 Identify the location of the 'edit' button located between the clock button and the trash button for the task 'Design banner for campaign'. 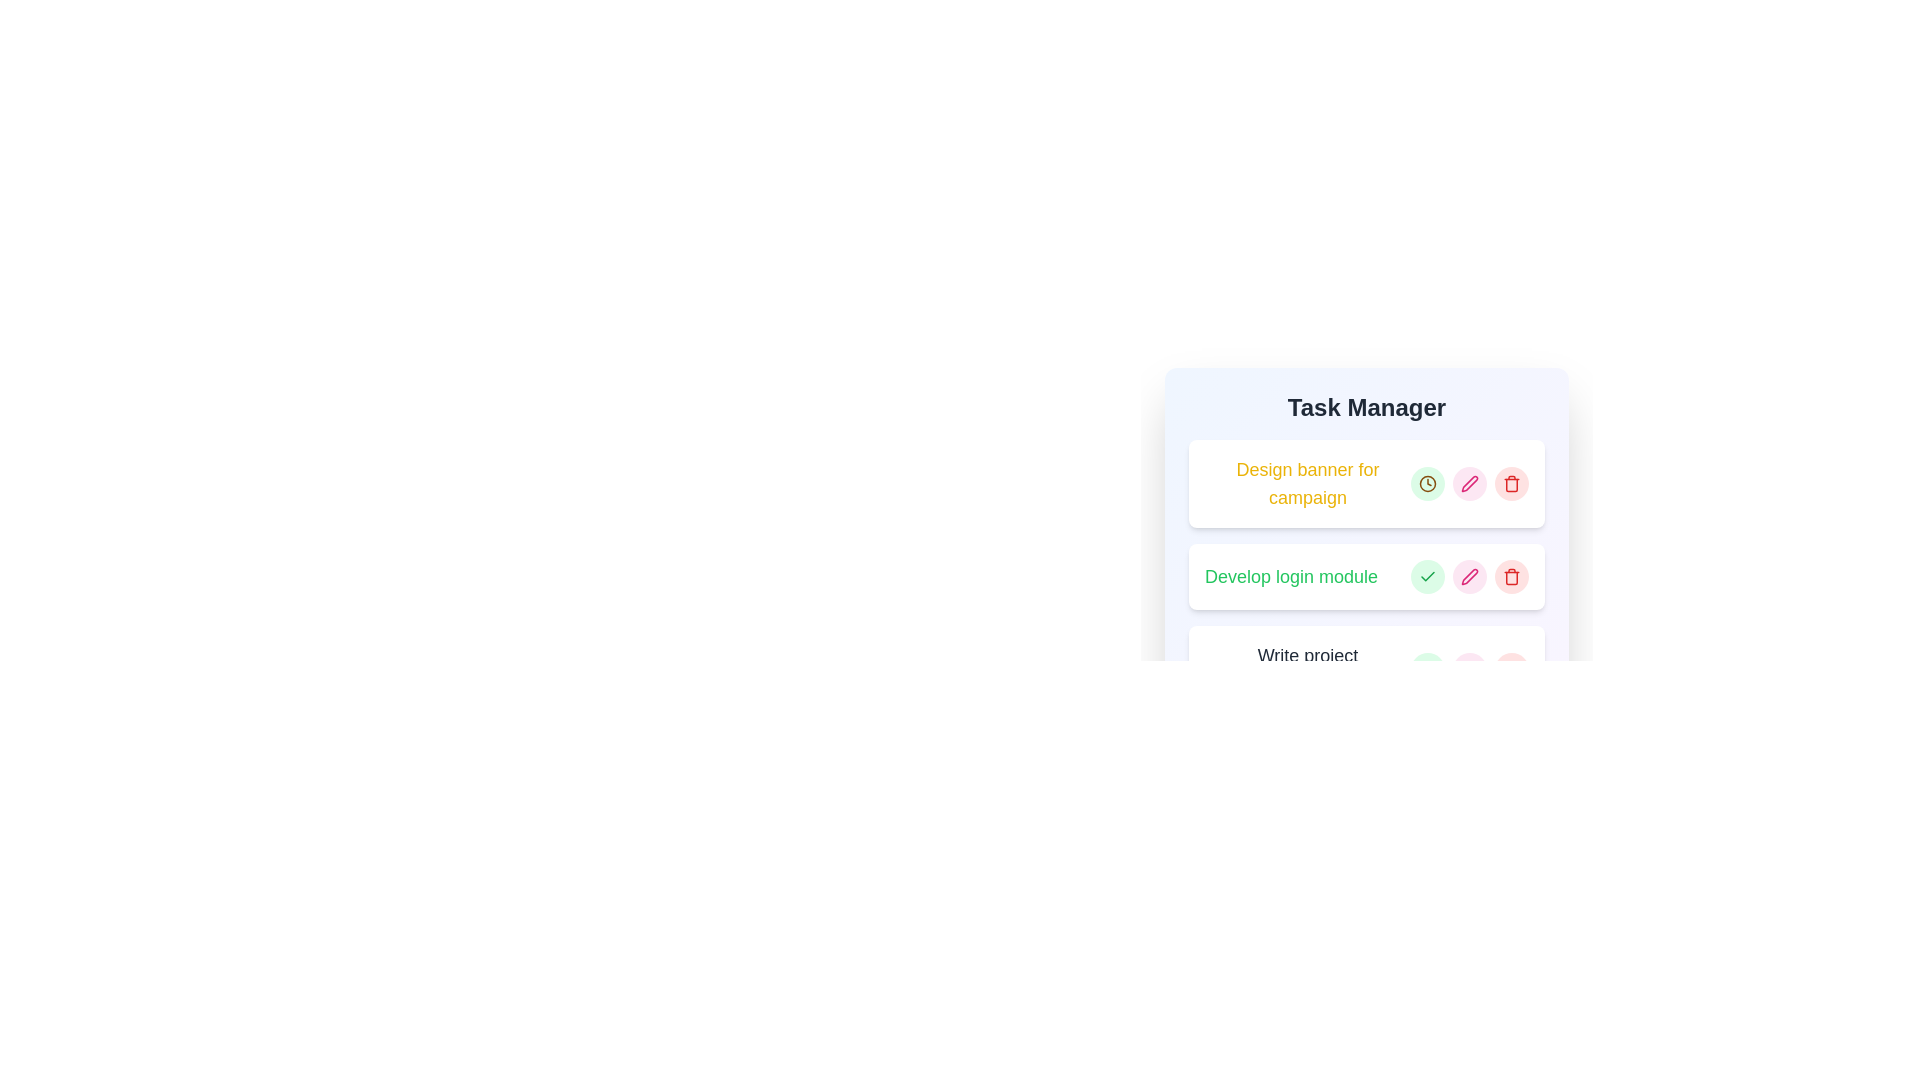
(1469, 483).